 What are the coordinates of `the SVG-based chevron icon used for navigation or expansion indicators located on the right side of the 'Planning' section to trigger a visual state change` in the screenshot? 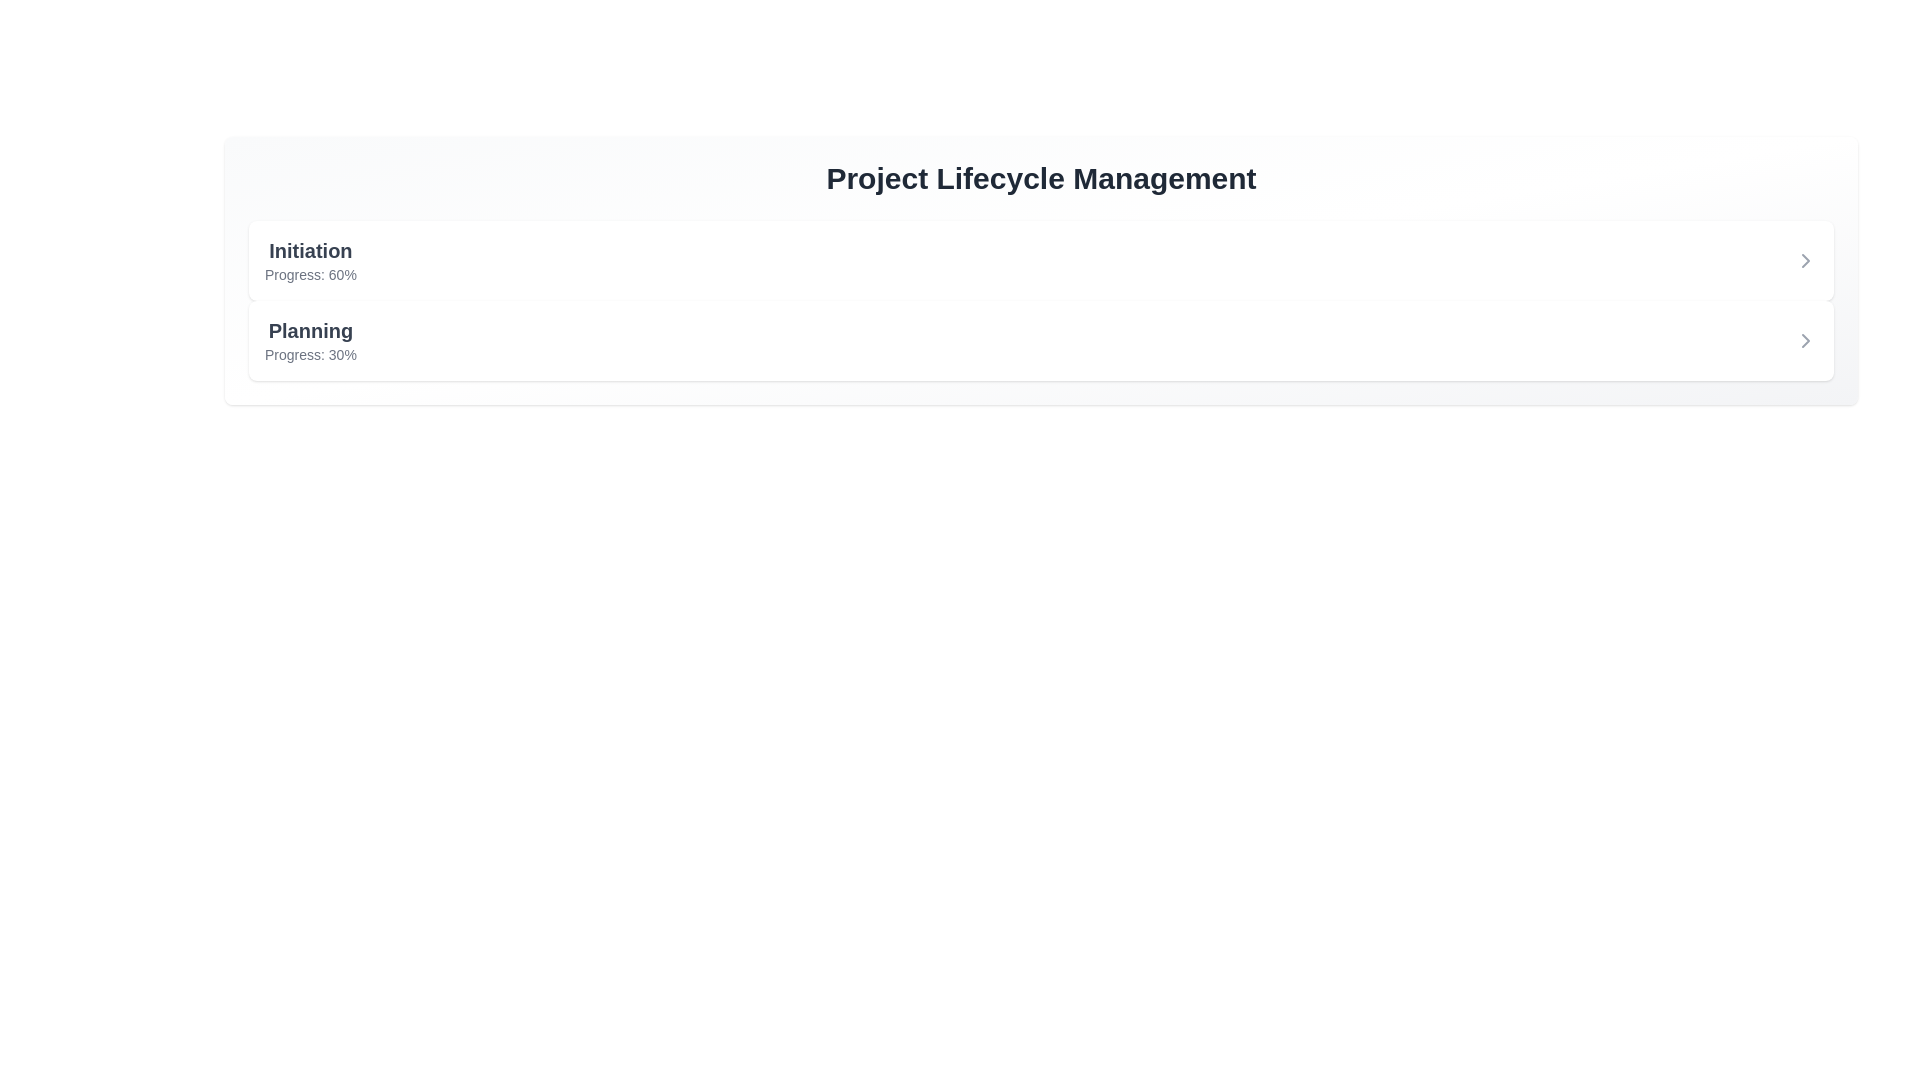 It's located at (1805, 339).